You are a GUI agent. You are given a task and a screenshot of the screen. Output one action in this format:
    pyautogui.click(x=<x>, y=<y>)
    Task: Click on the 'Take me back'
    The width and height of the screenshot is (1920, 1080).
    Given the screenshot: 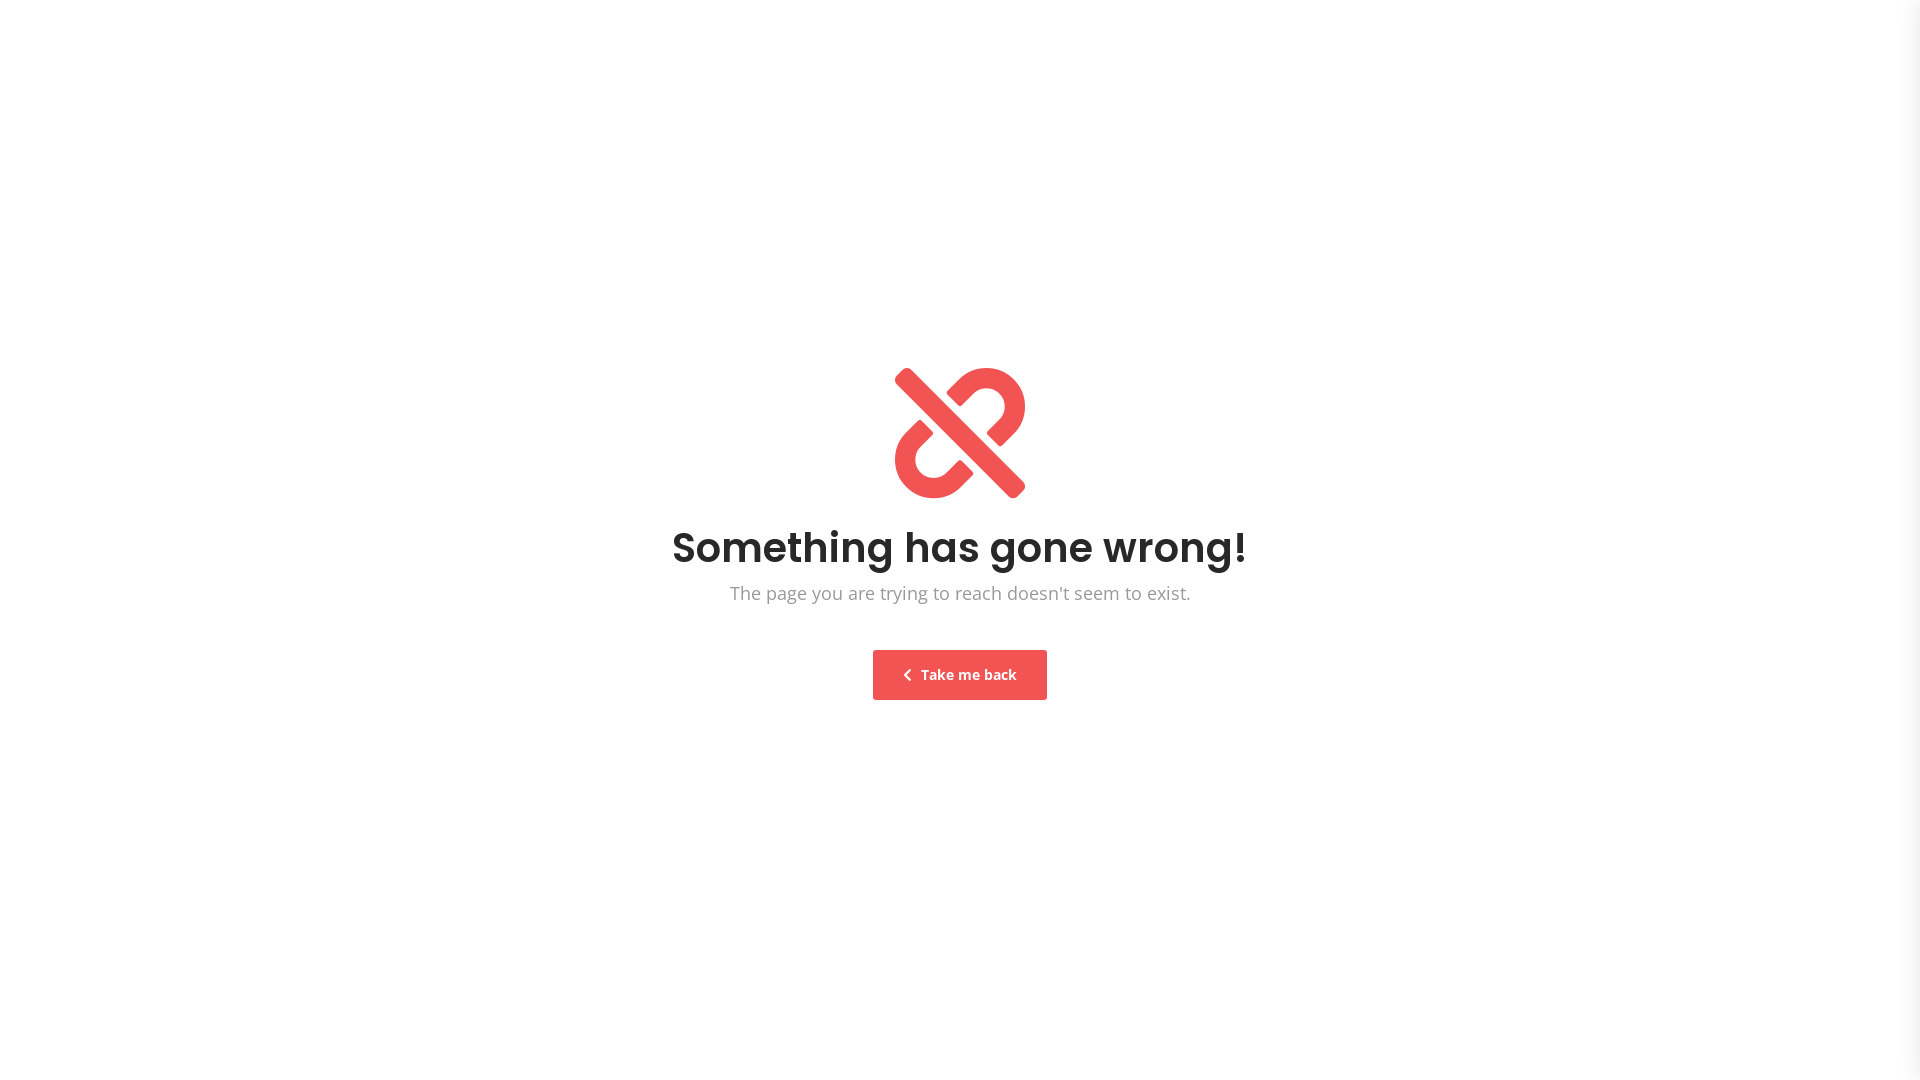 What is the action you would take?
    pyautogui.click(x=873, y=675)
    